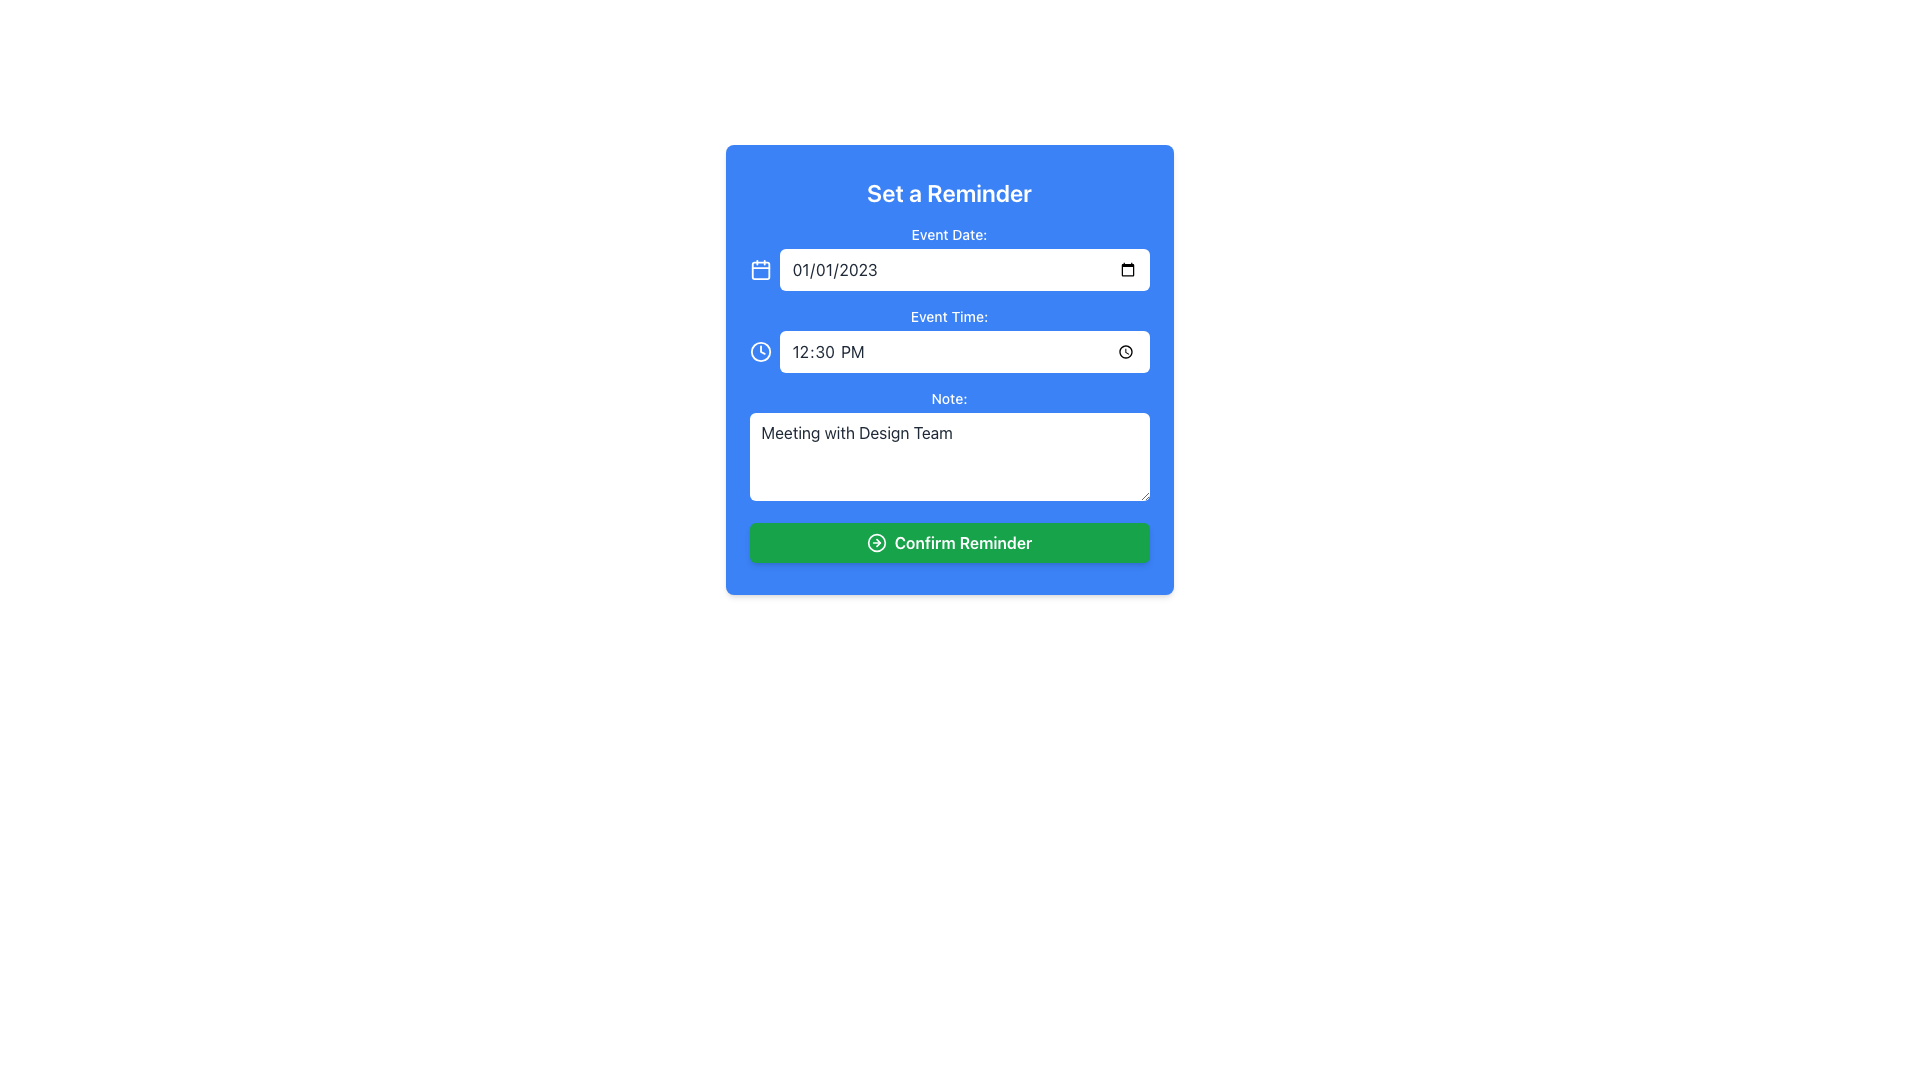 This screenshot has height=1080, width=1920. Describe the element at coordinates (759, 270) in the screenshot. I see `the calendar icon that indicates the purpose of the 'Event Date' input field, which is located on the left side of the input field` at that location.